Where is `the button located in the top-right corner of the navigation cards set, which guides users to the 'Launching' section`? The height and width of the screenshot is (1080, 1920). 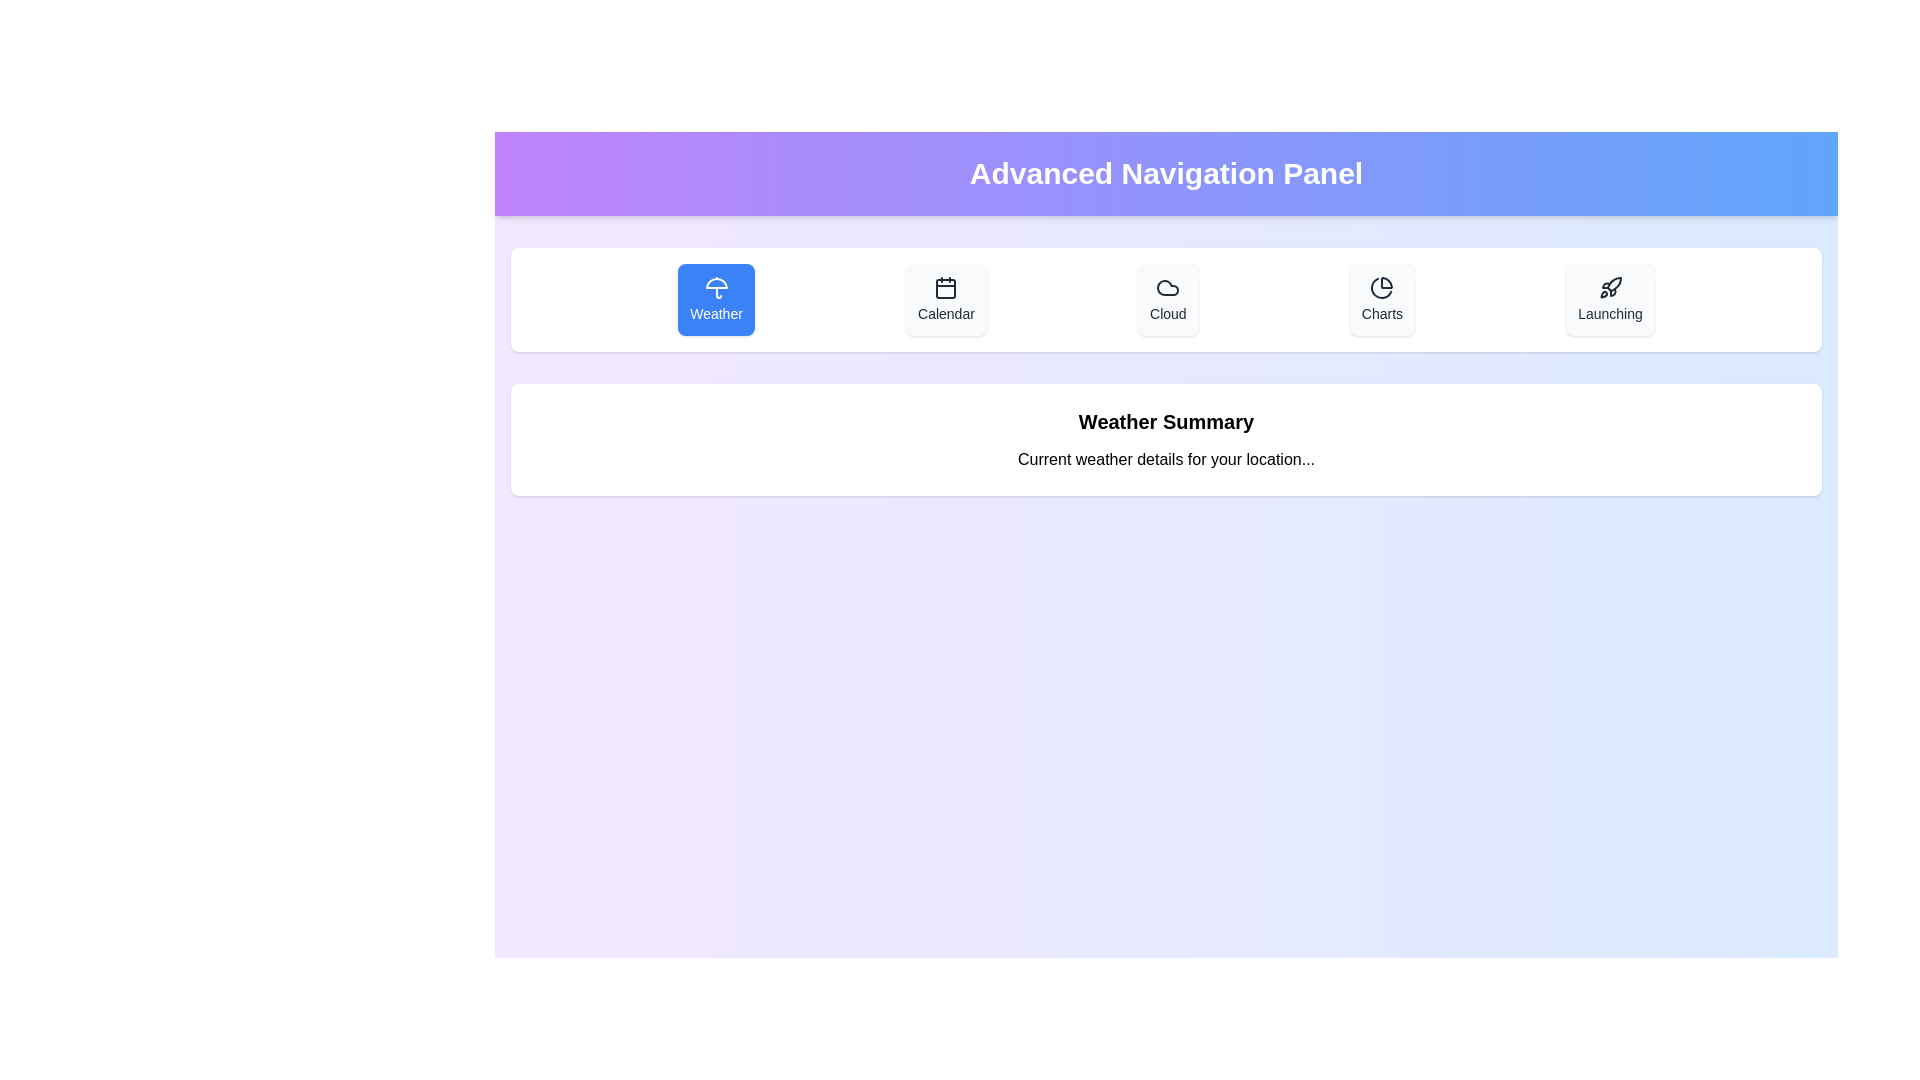 the button located in the top-right corner of the navigation cards set, which guides users to the 'Launching' section is located at coordinates (1610, 300).